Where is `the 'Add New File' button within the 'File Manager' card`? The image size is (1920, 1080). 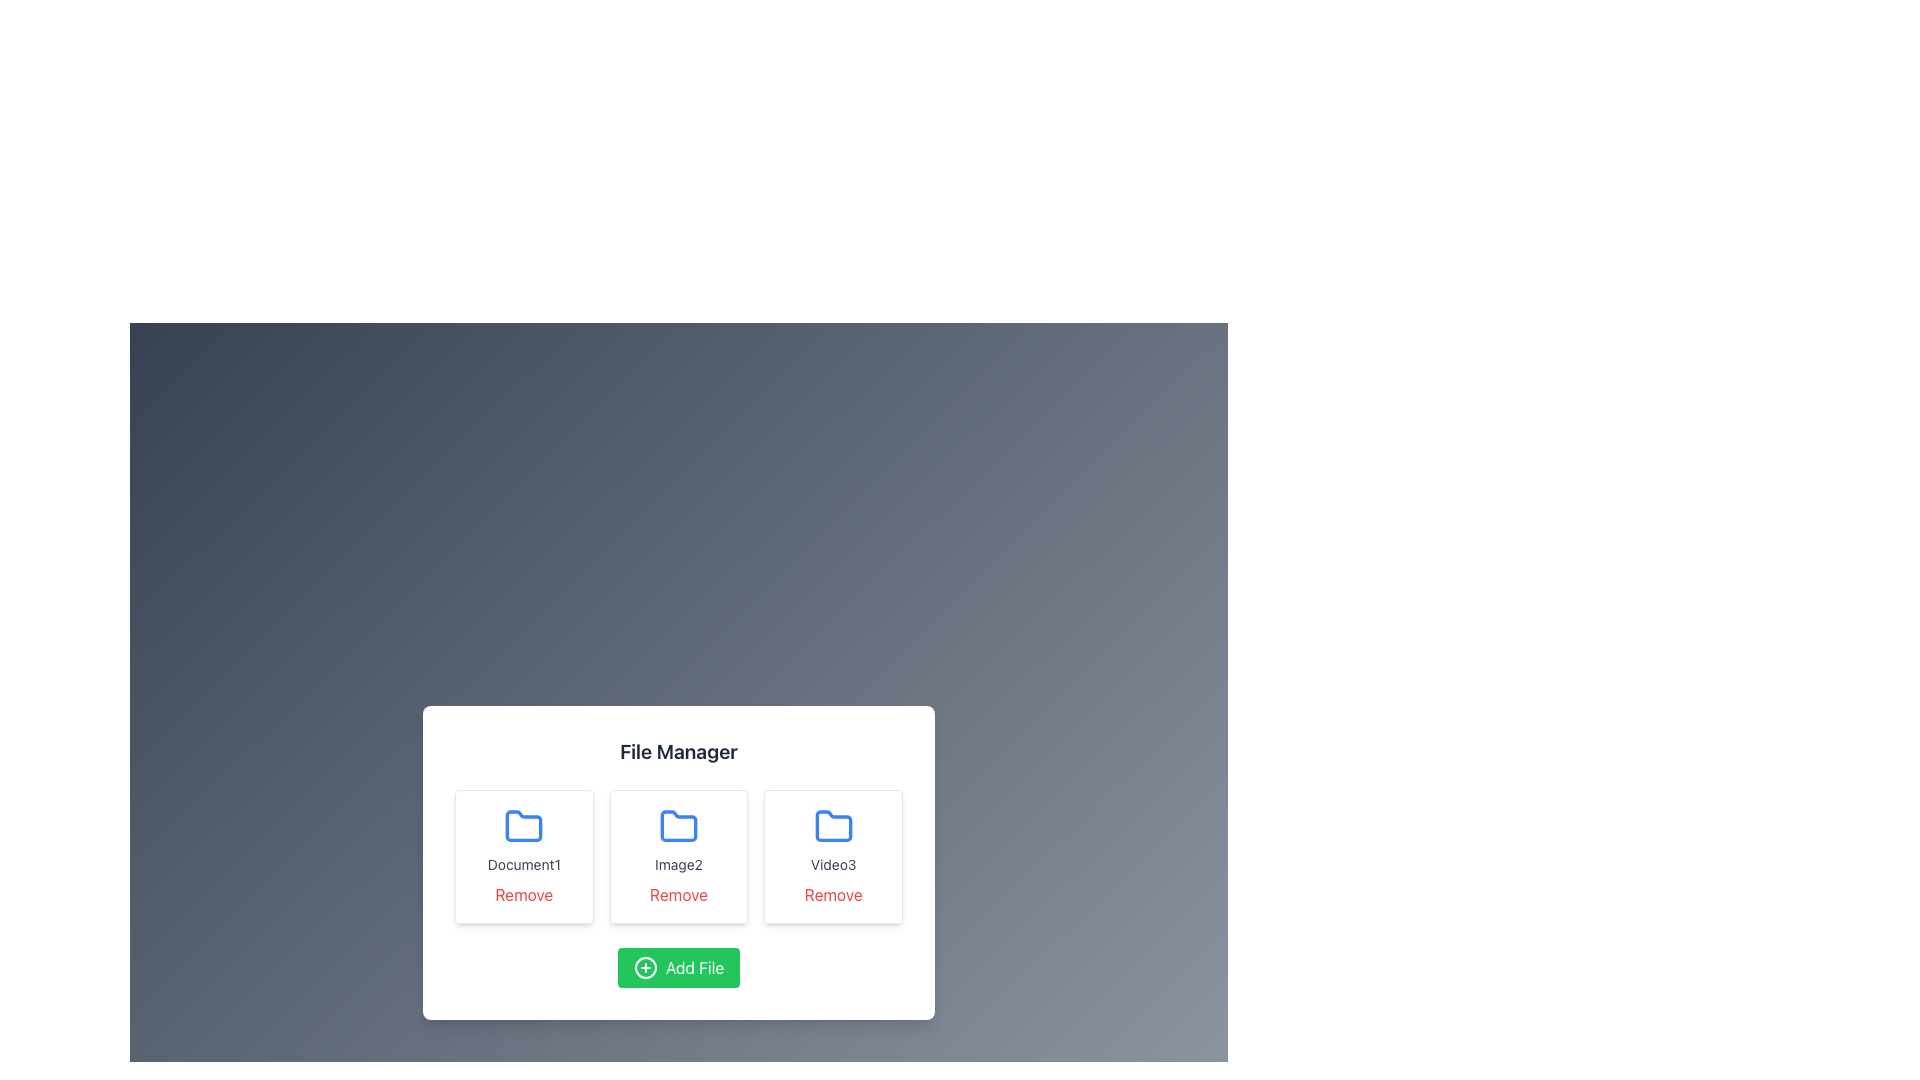
the 'Add New File' button within the 'File Manager' card is located at coordinates (678, 967).